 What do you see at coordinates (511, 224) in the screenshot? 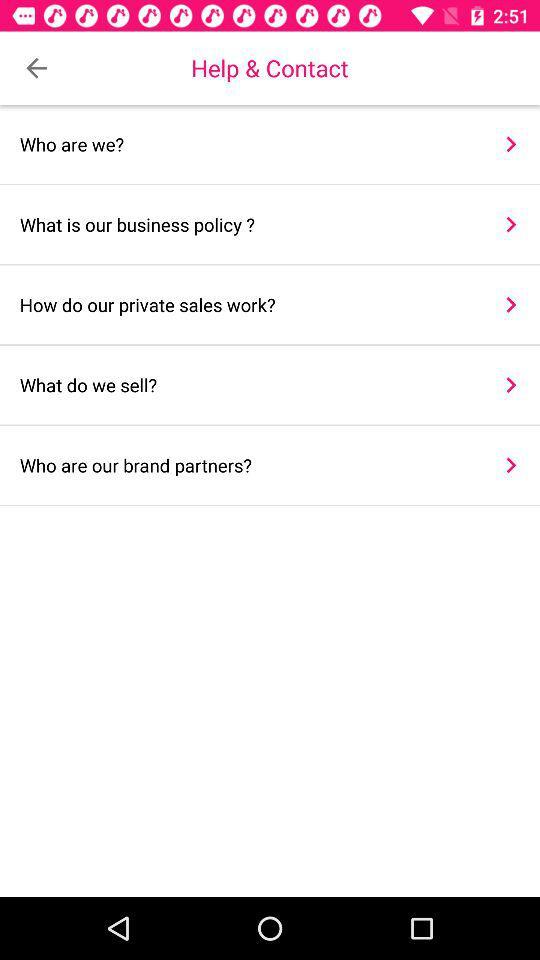
I see `the icon above how do our icon` at bounding box center [511, 224].